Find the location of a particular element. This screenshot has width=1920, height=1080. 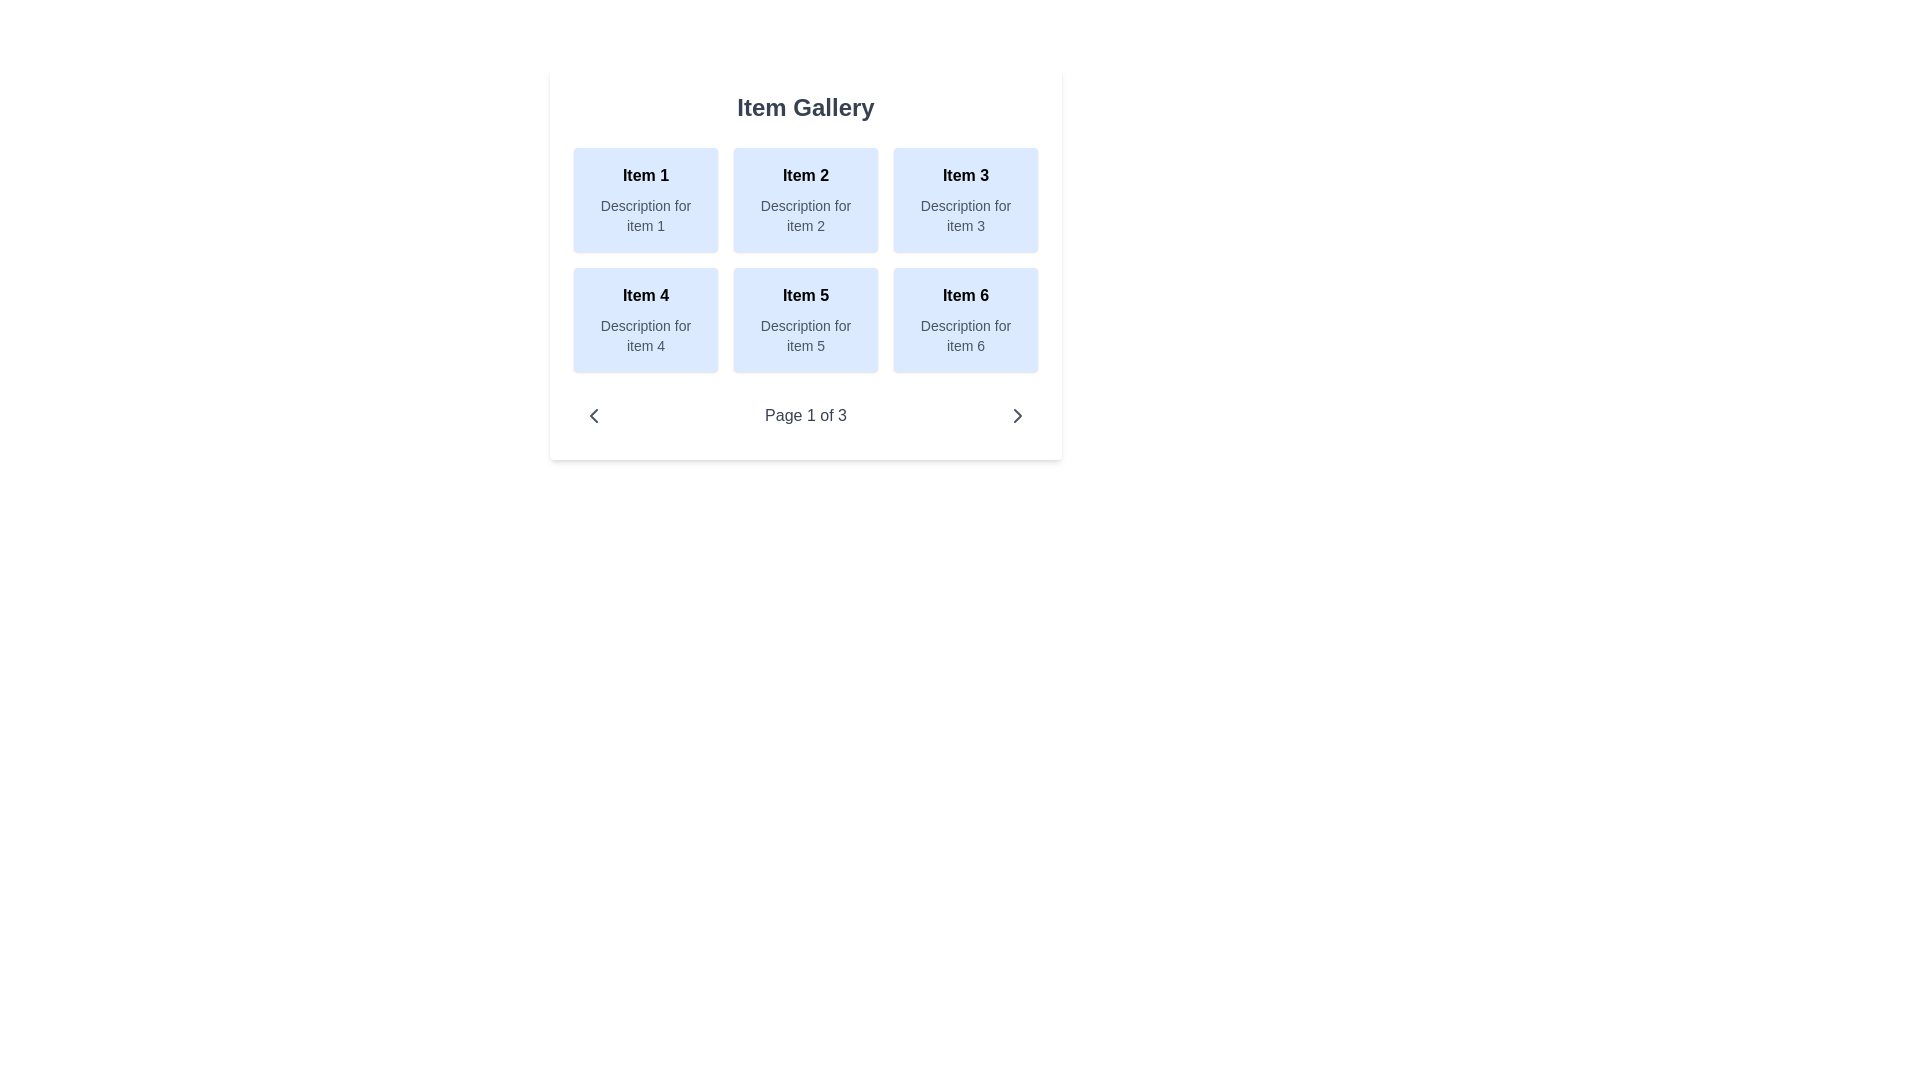

text from the informational card displaying 'Item 3' and its description, located at the top-right corner of the grid layout is located at coordinates (965, 200).